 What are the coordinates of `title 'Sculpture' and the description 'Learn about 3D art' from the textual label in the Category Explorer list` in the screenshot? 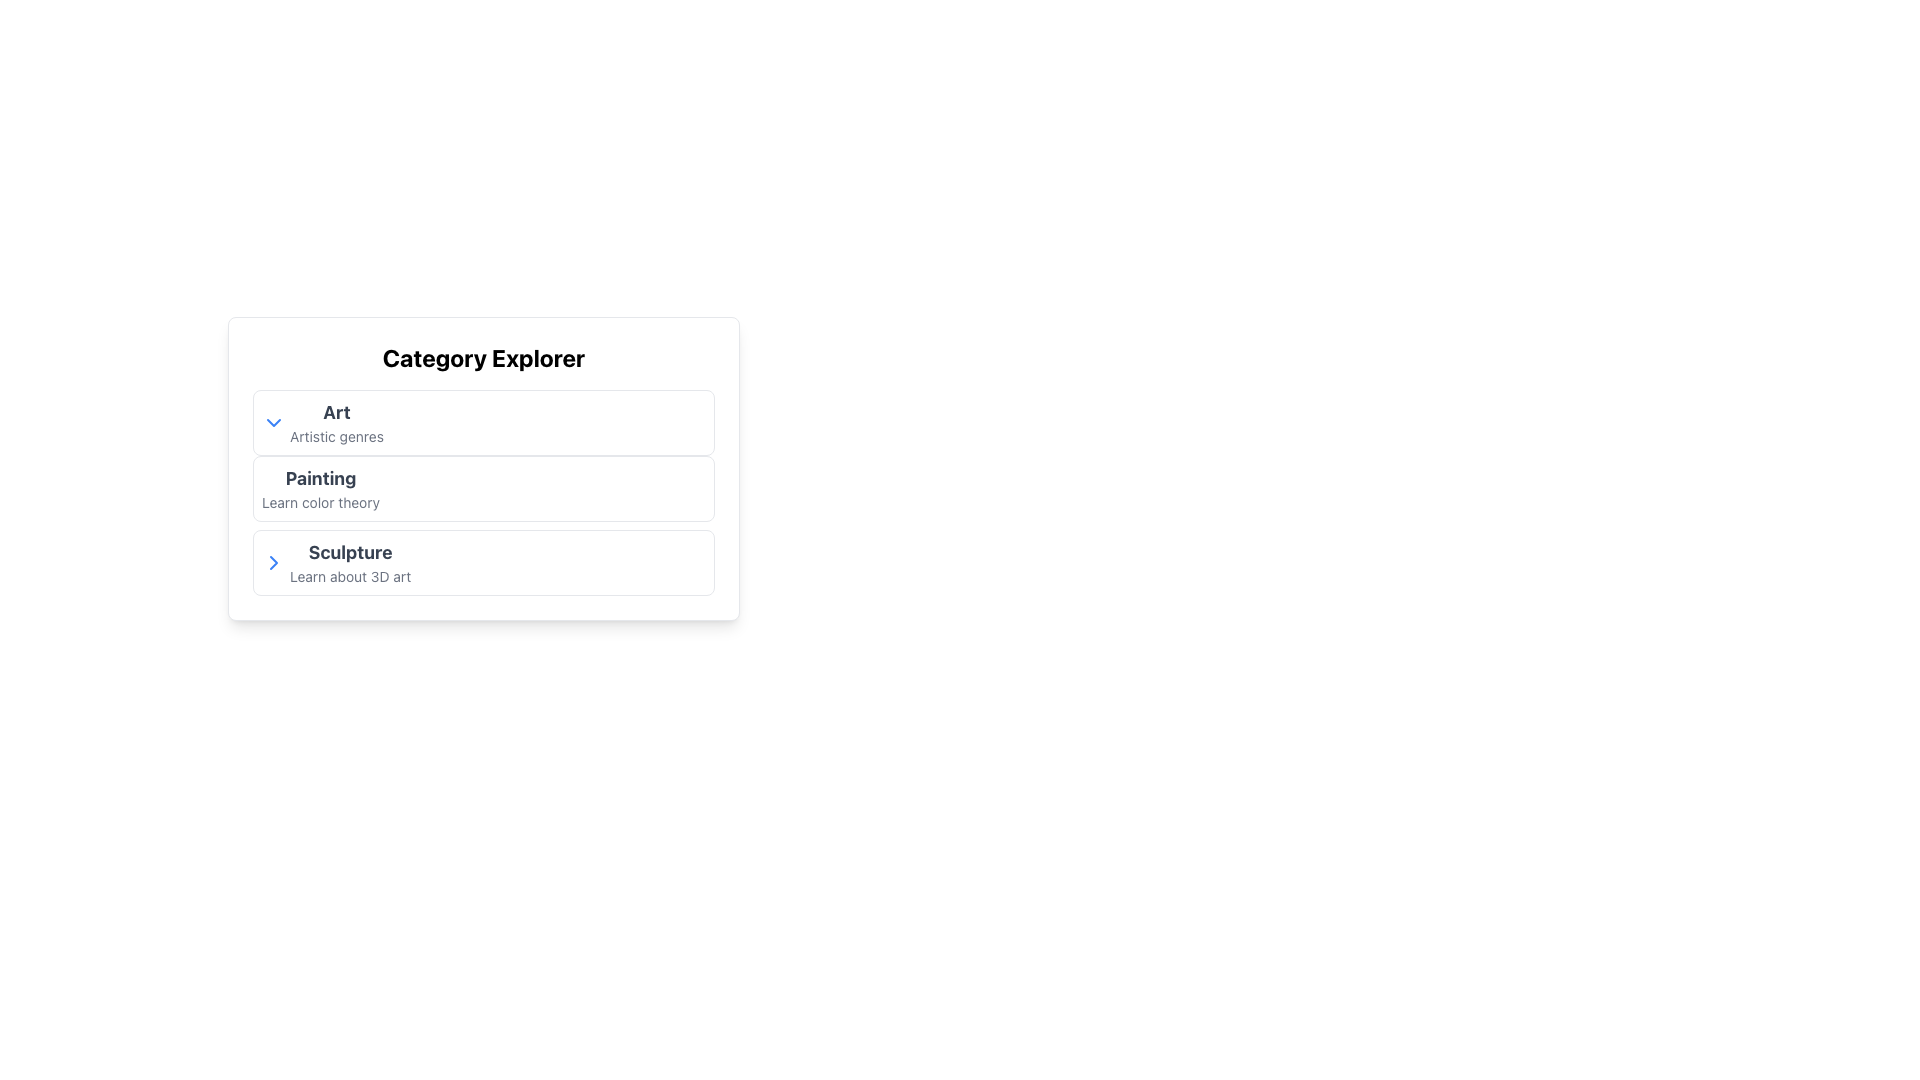 It's located at (350, 563).